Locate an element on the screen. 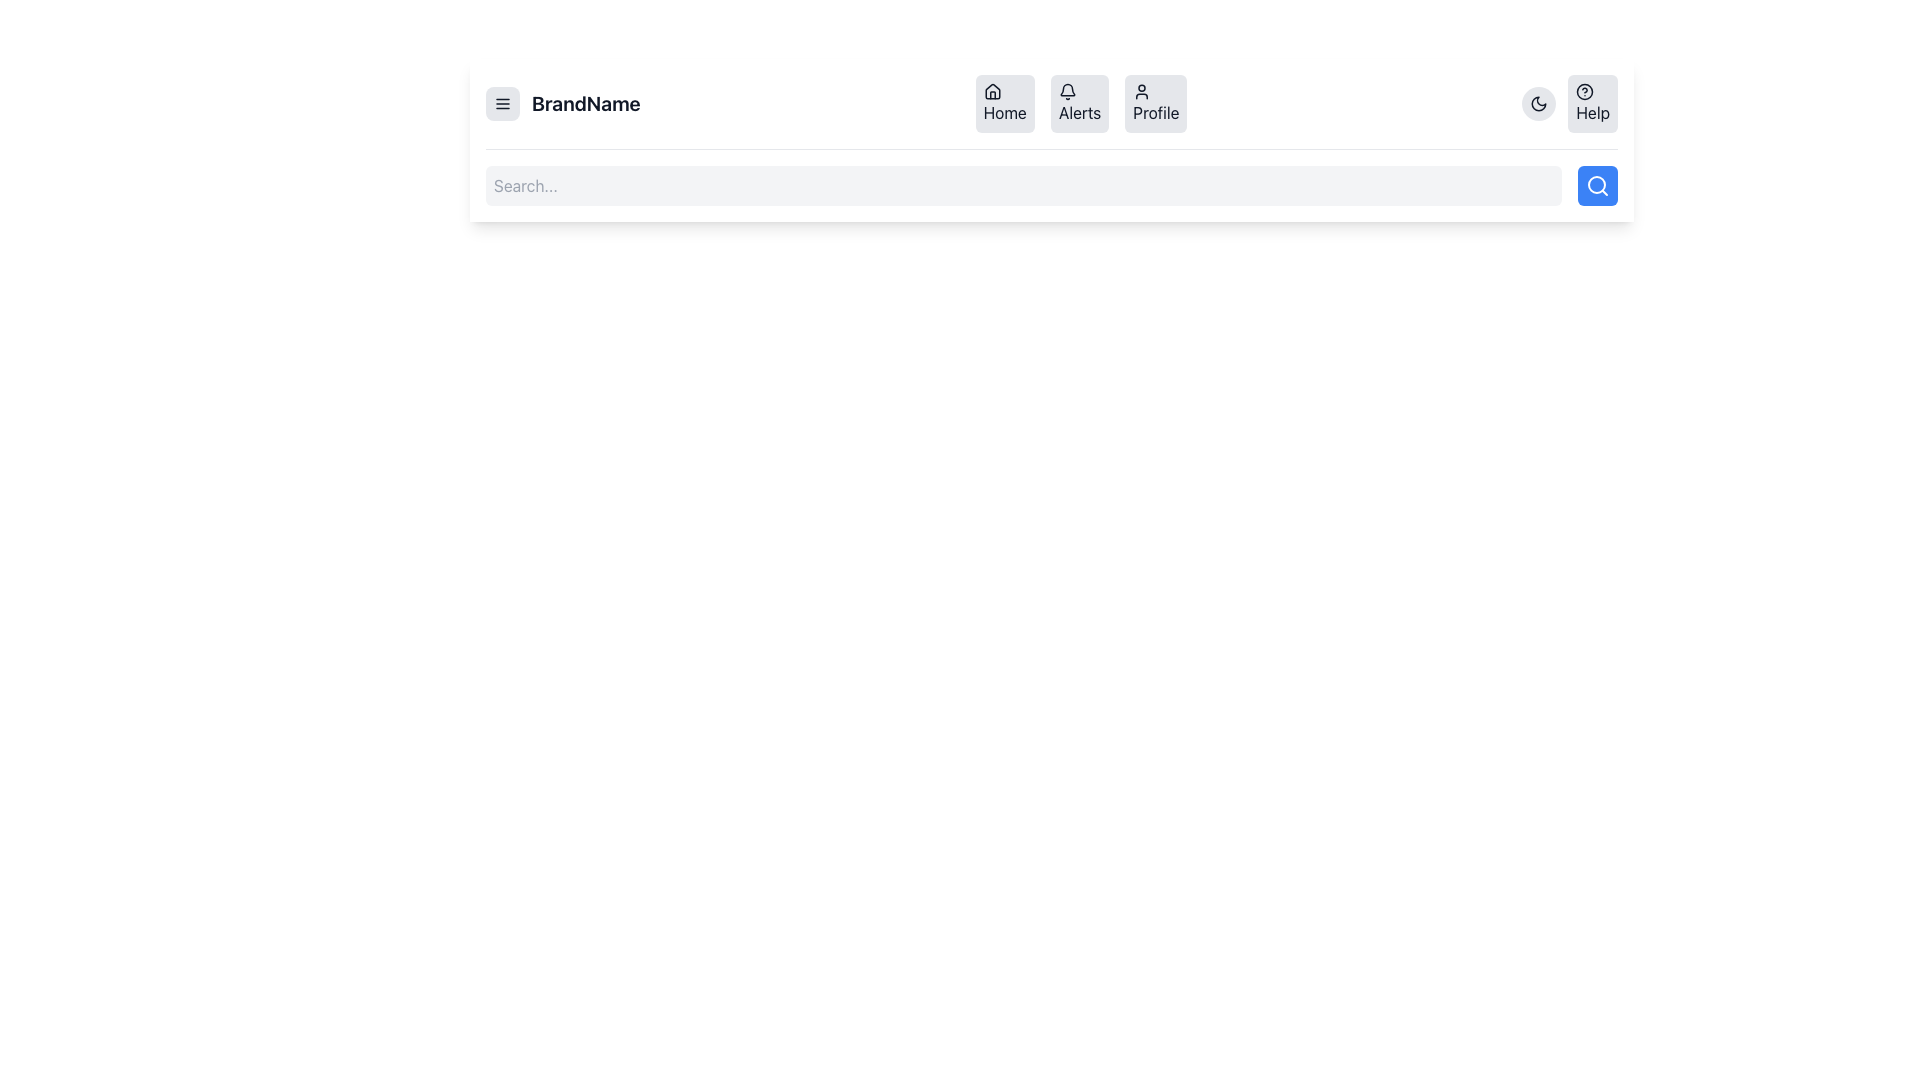 This screenshot has height=1080, width=1920. the 'Alerts' button, which is a gray button with a bell icon and is located between the 'Home' and 'Profile' buttons in the top navigation bar is located at coordinates (1079, 104).